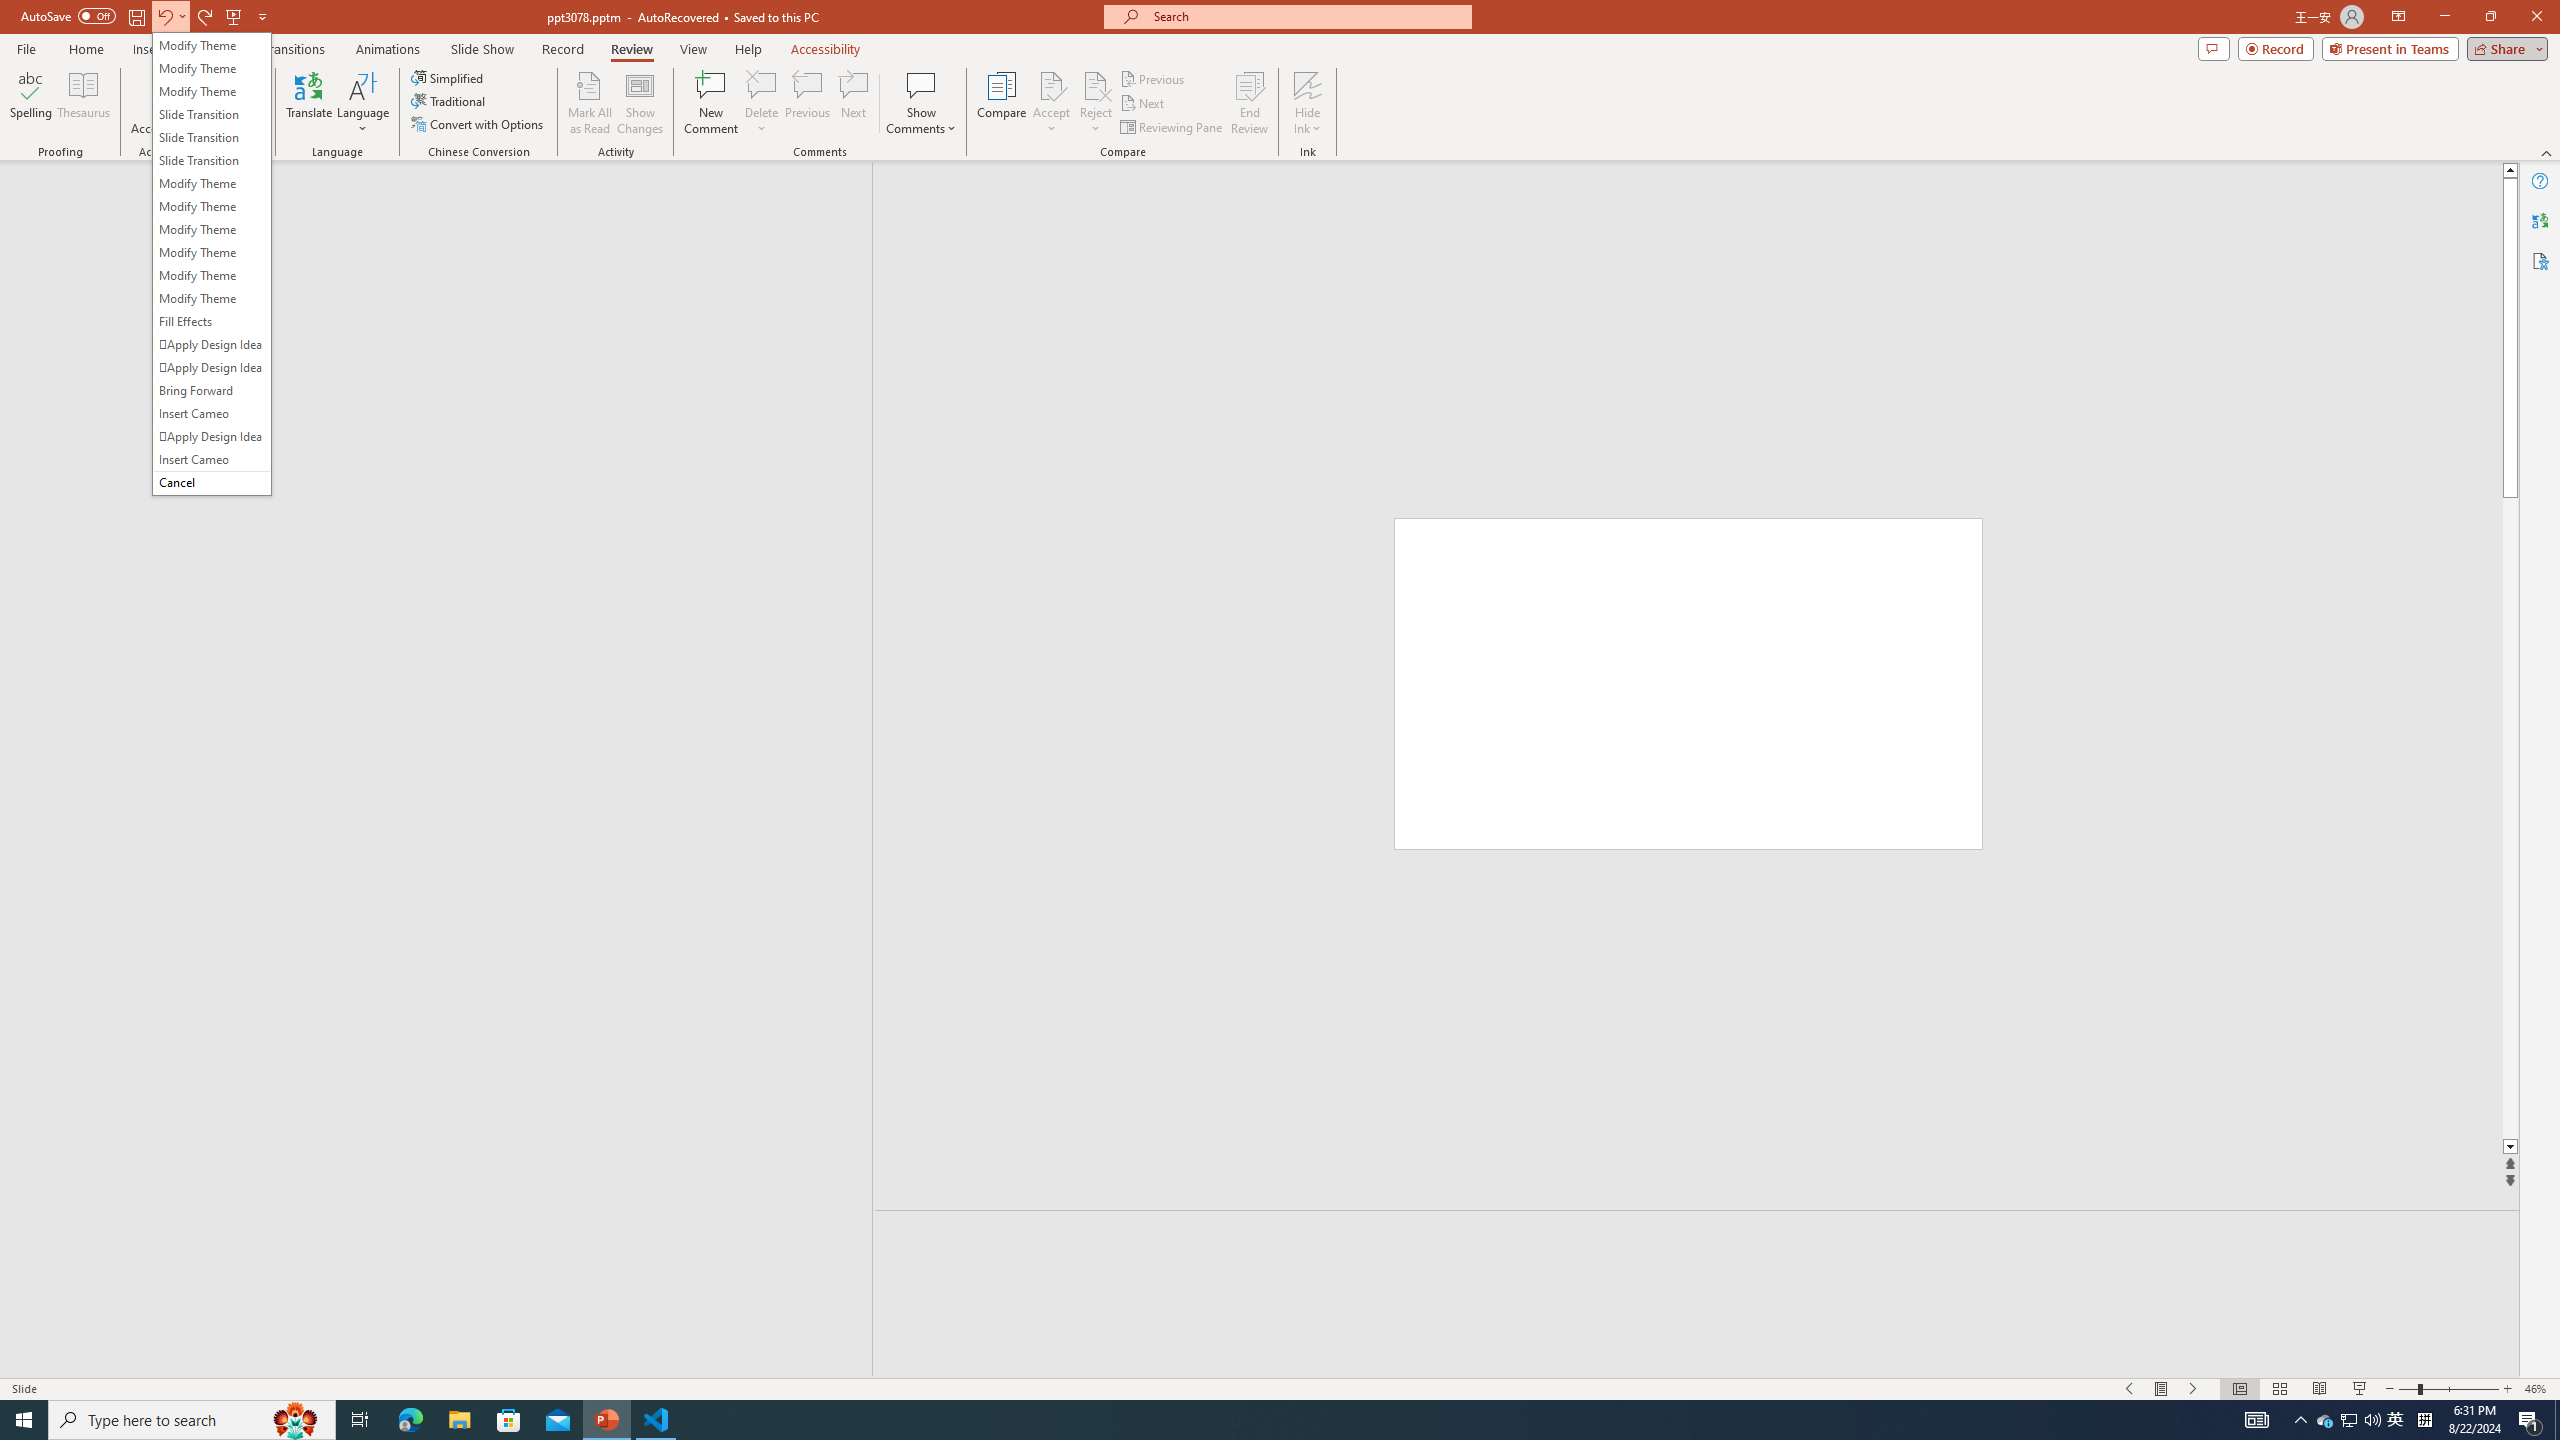 This screenshot has height=1440, width=2560. Describe the element at coordinates (1002, 103) in the screenshot. I see `'Compare'` at that location.